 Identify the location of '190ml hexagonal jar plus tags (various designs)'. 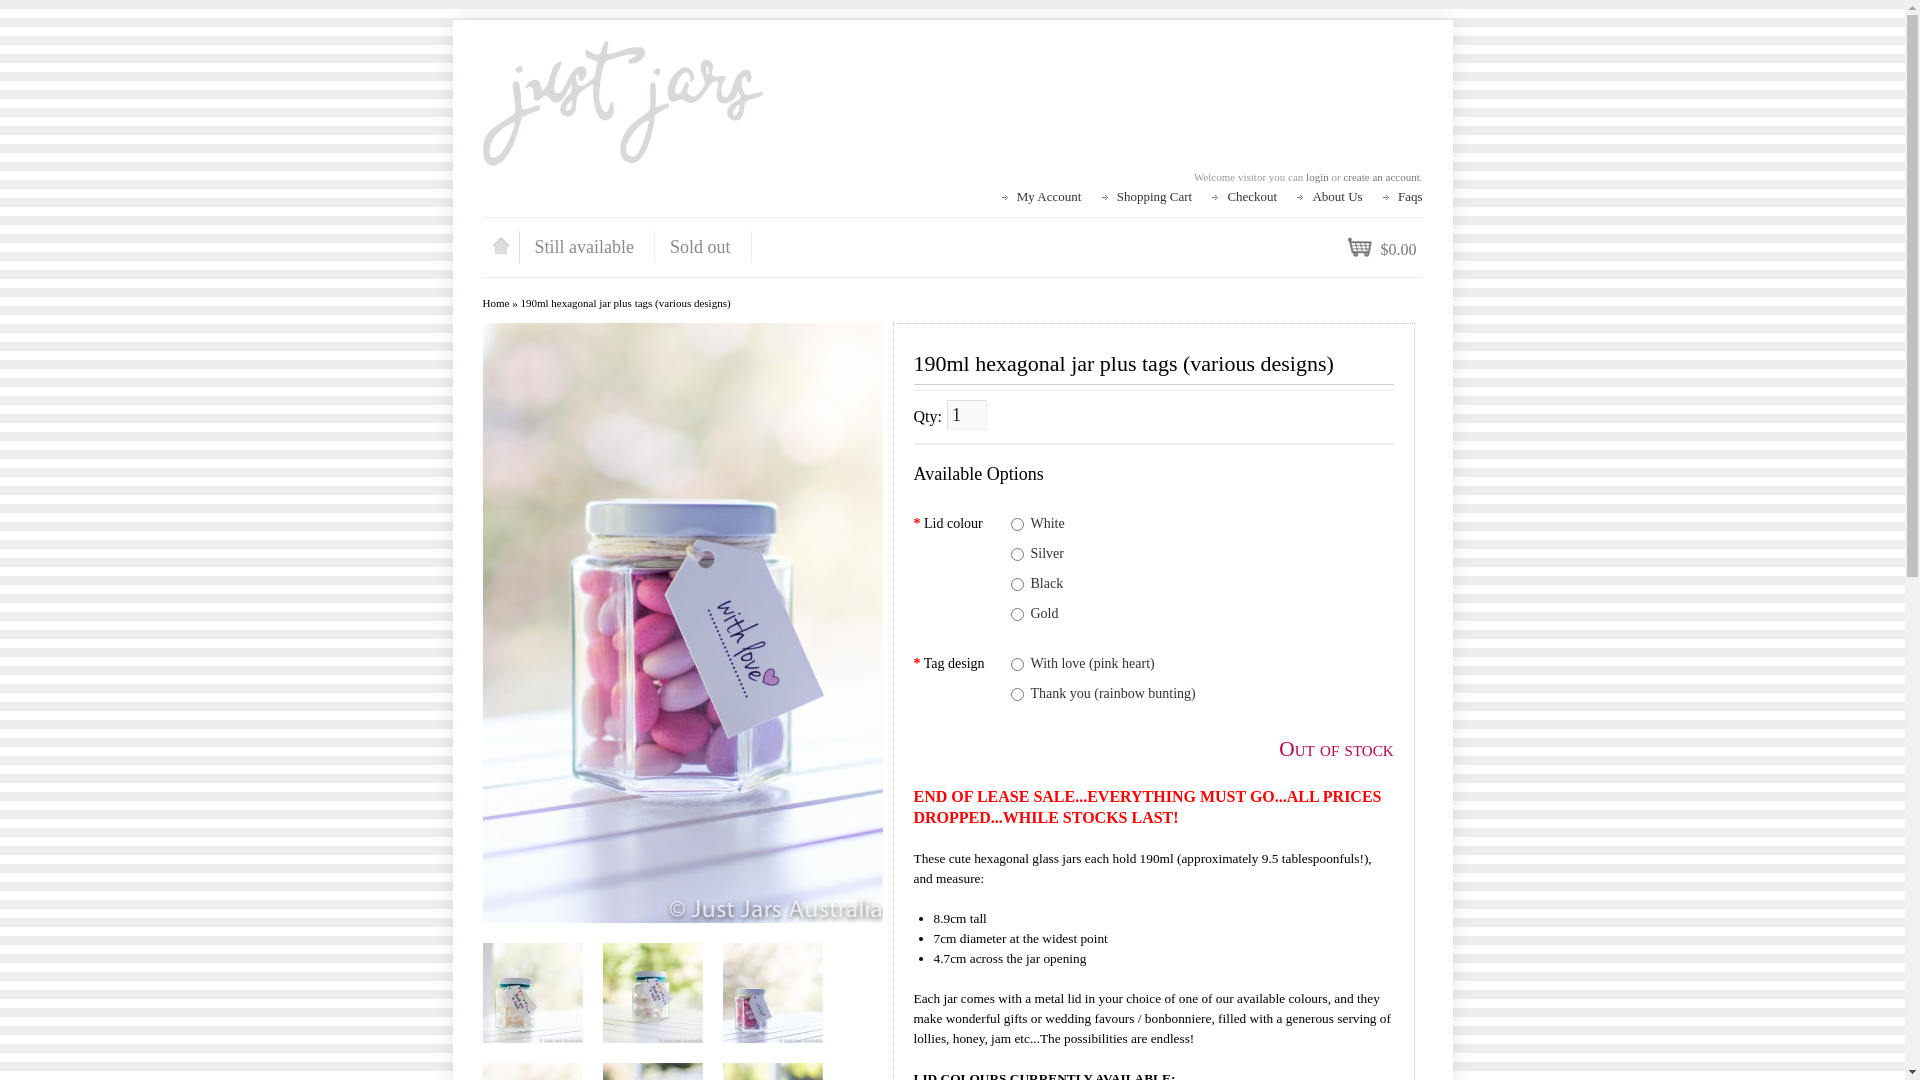
(532, 992).